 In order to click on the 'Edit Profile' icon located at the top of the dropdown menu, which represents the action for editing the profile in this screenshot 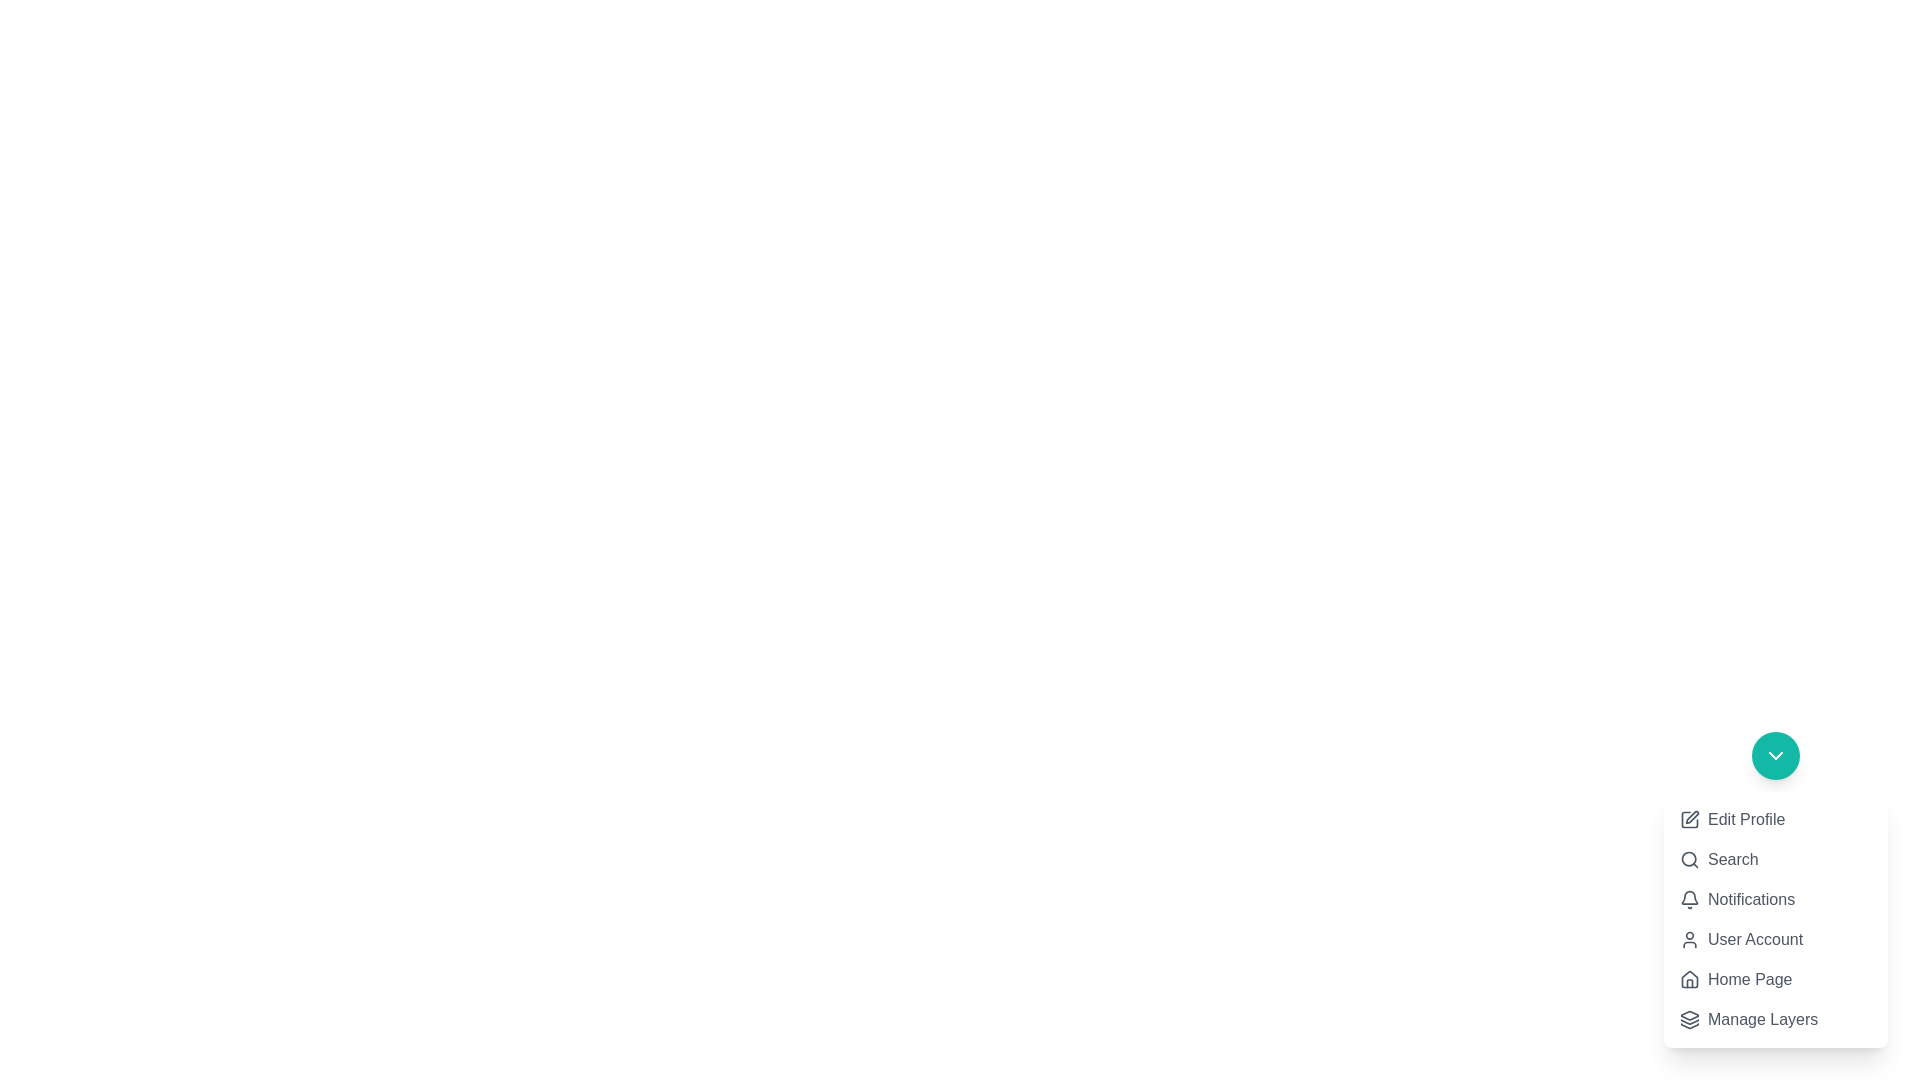, I will do `click(1688, 820)`.